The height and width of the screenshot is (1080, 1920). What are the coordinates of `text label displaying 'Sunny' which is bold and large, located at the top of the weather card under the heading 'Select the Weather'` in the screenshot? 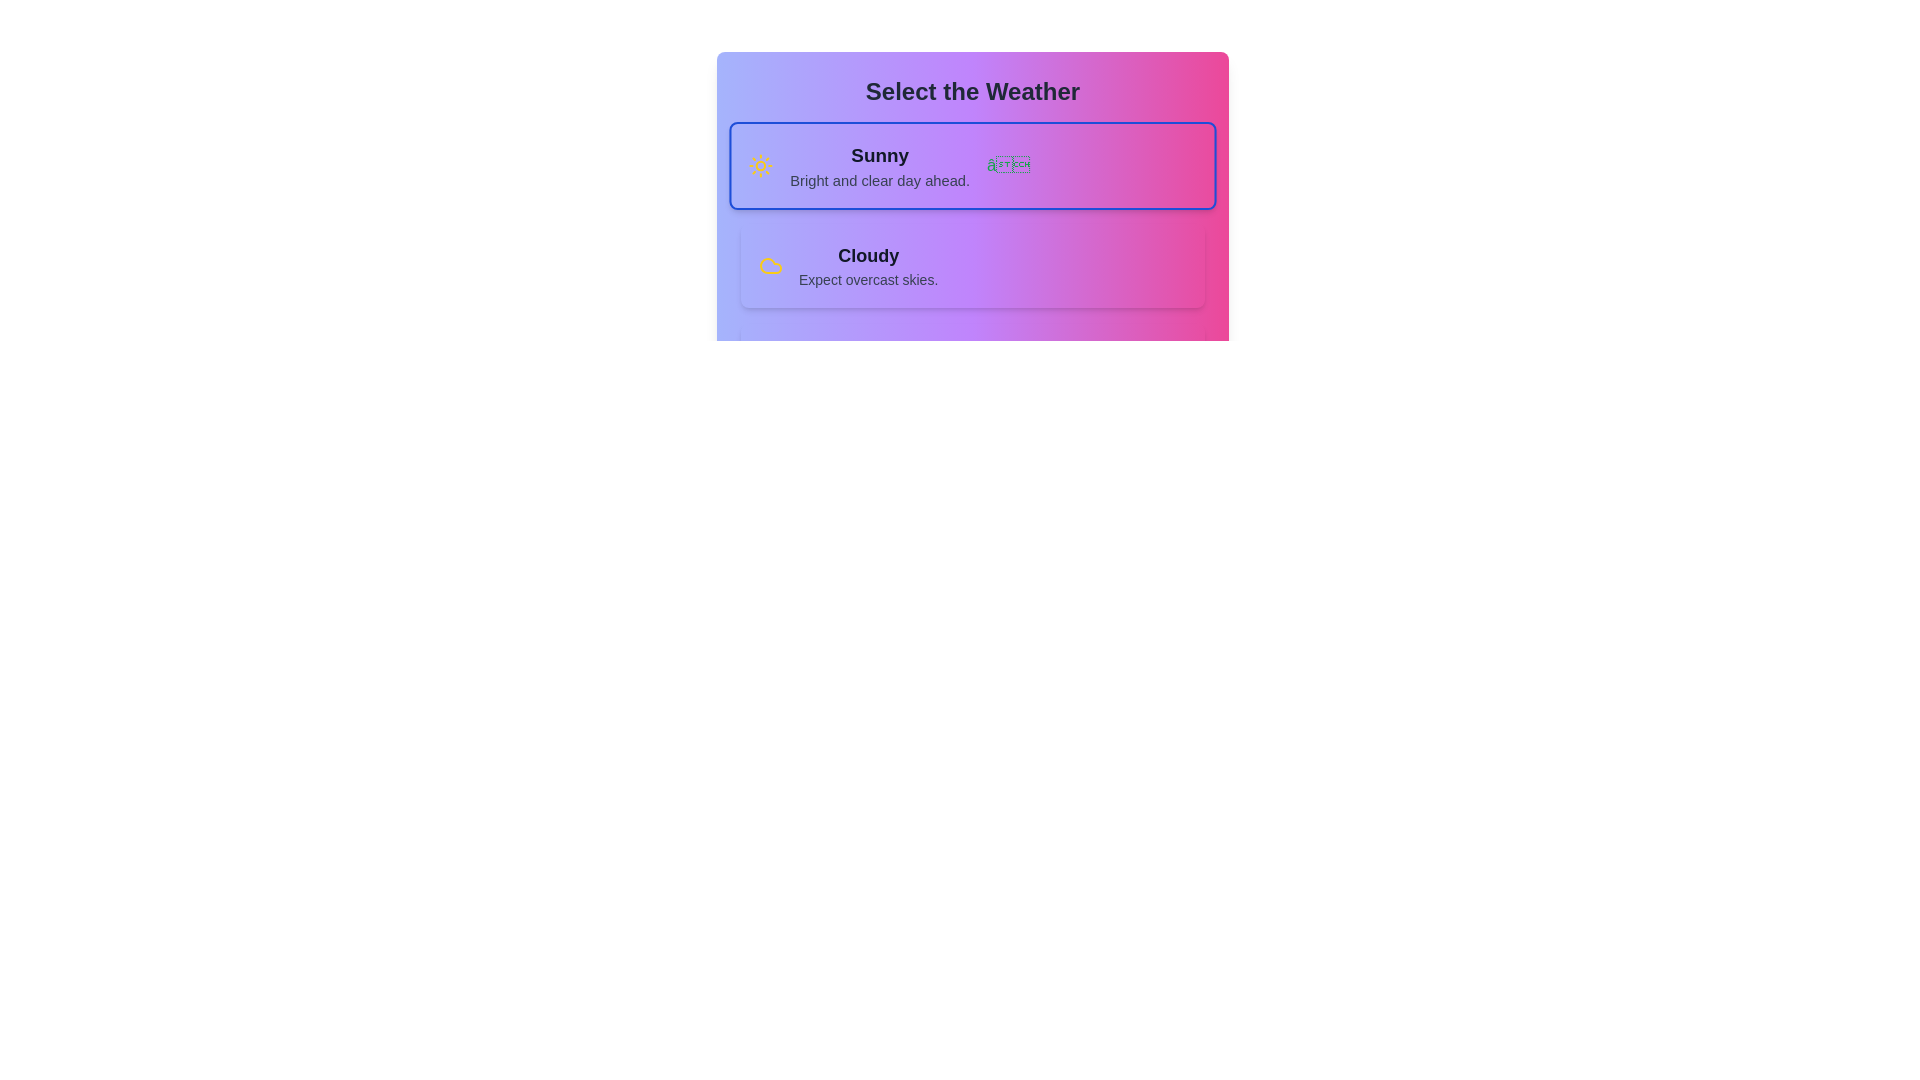 It's located at (880, 154).